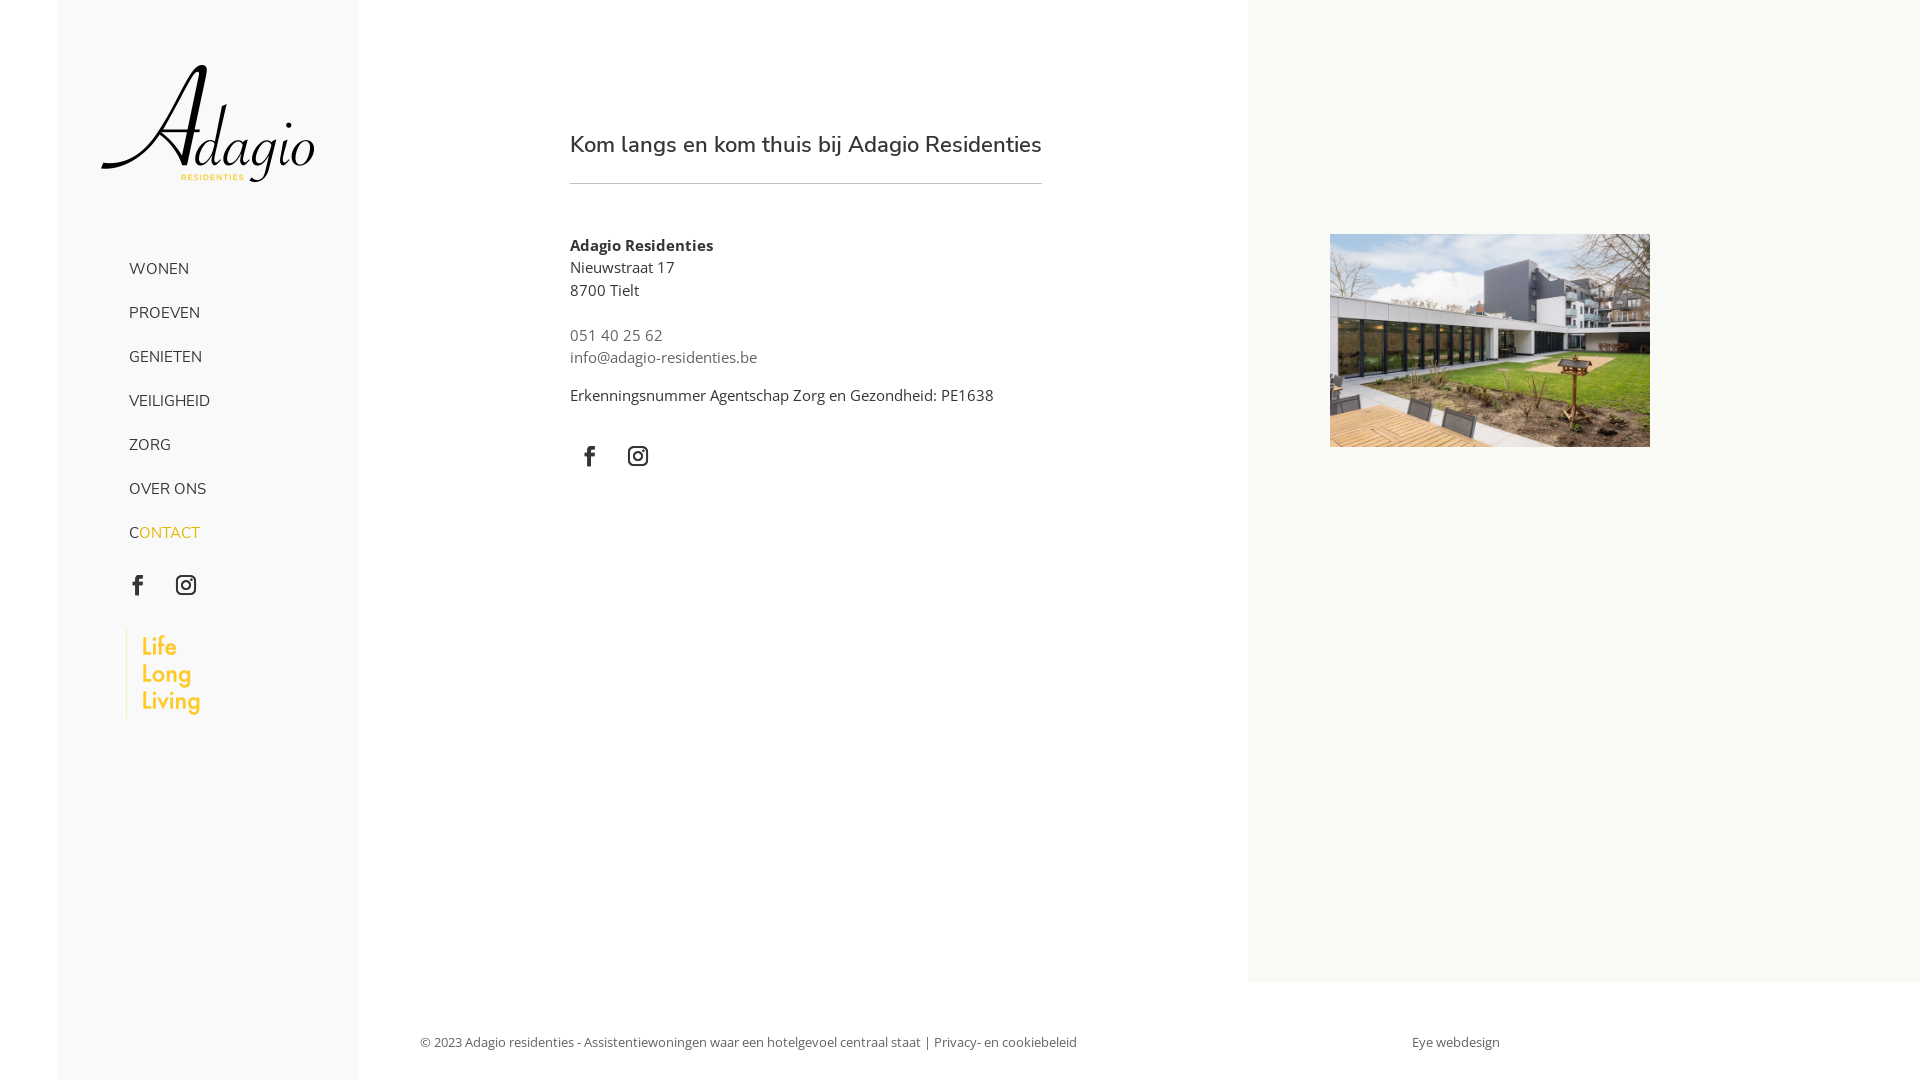  Describe the element at coordinates (207, 443) in the screenshot. I see `'ZORG'` at that location.